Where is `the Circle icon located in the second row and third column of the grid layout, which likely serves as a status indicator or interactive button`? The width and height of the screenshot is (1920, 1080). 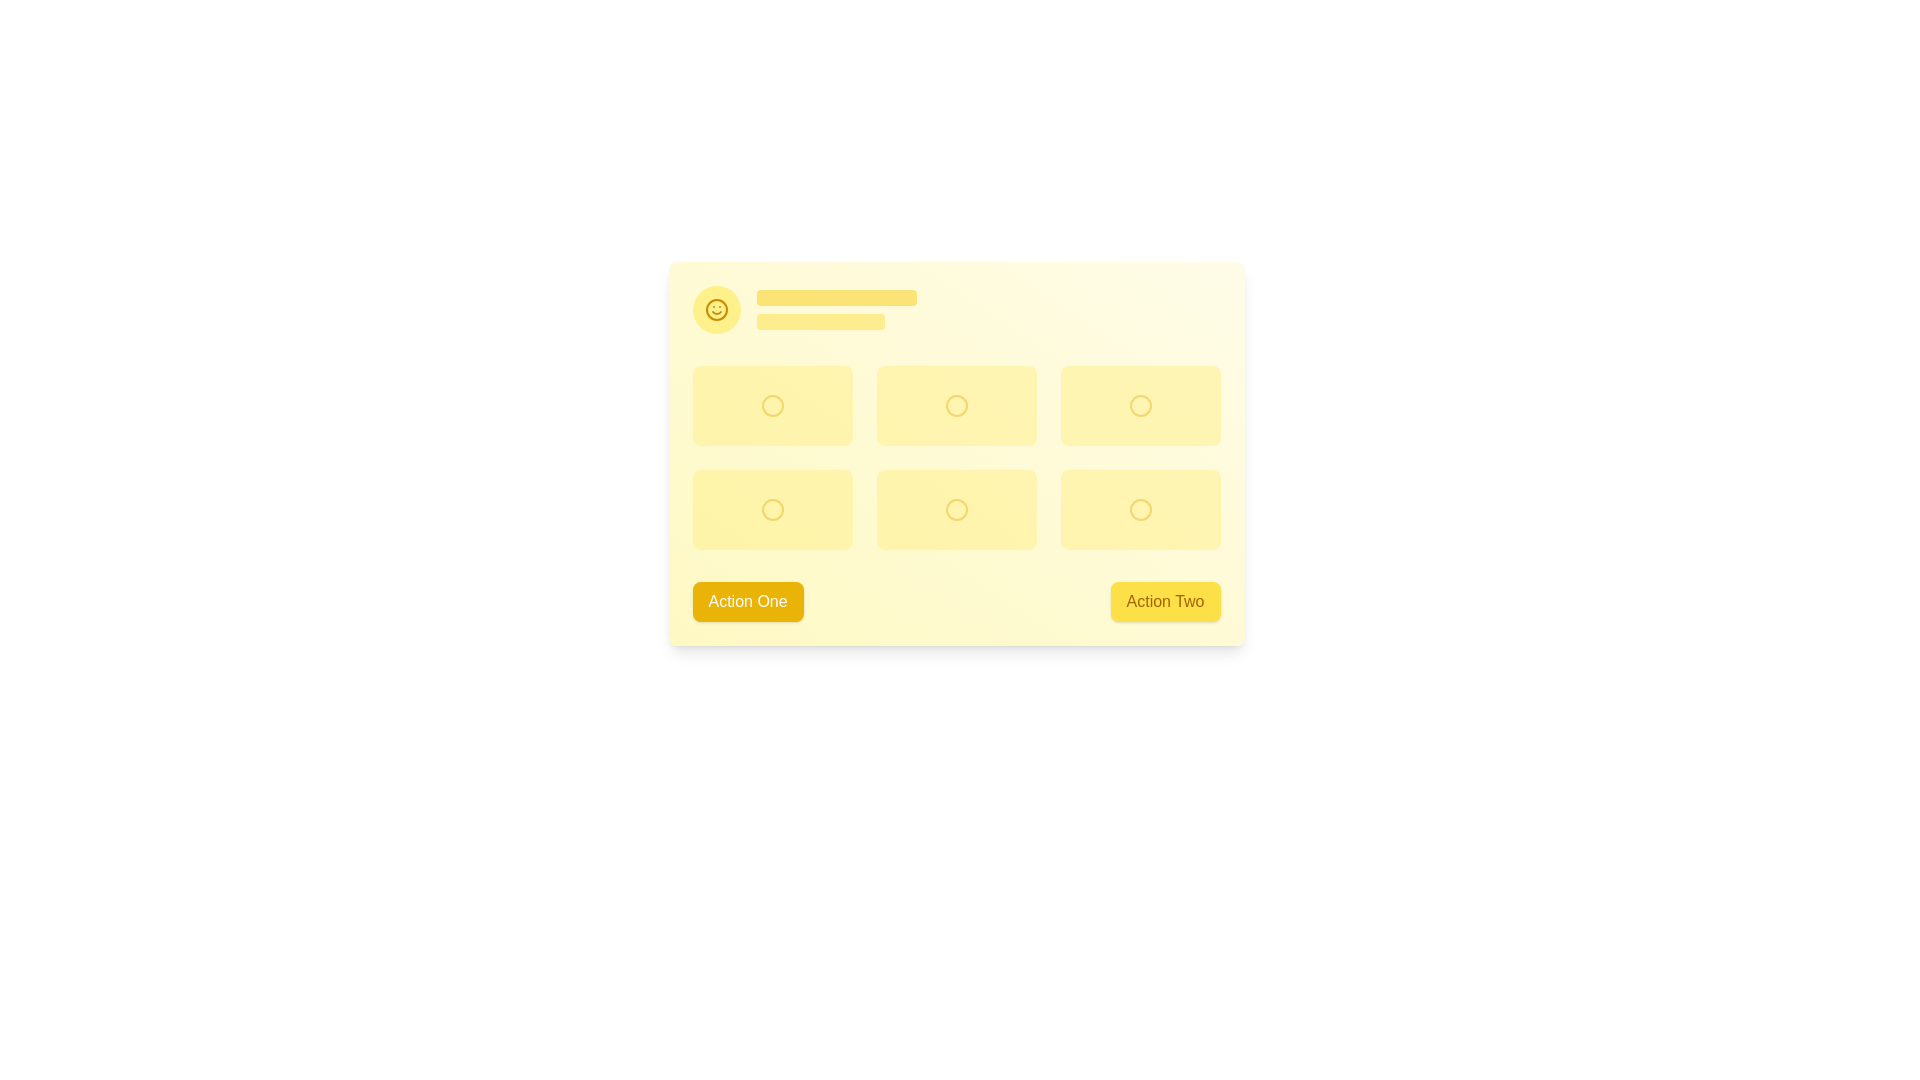
the Circle icon located in the second row and third column of the grid layout, which likely serves as a status indicator or interactive button is located at coordinates (1140, 405).